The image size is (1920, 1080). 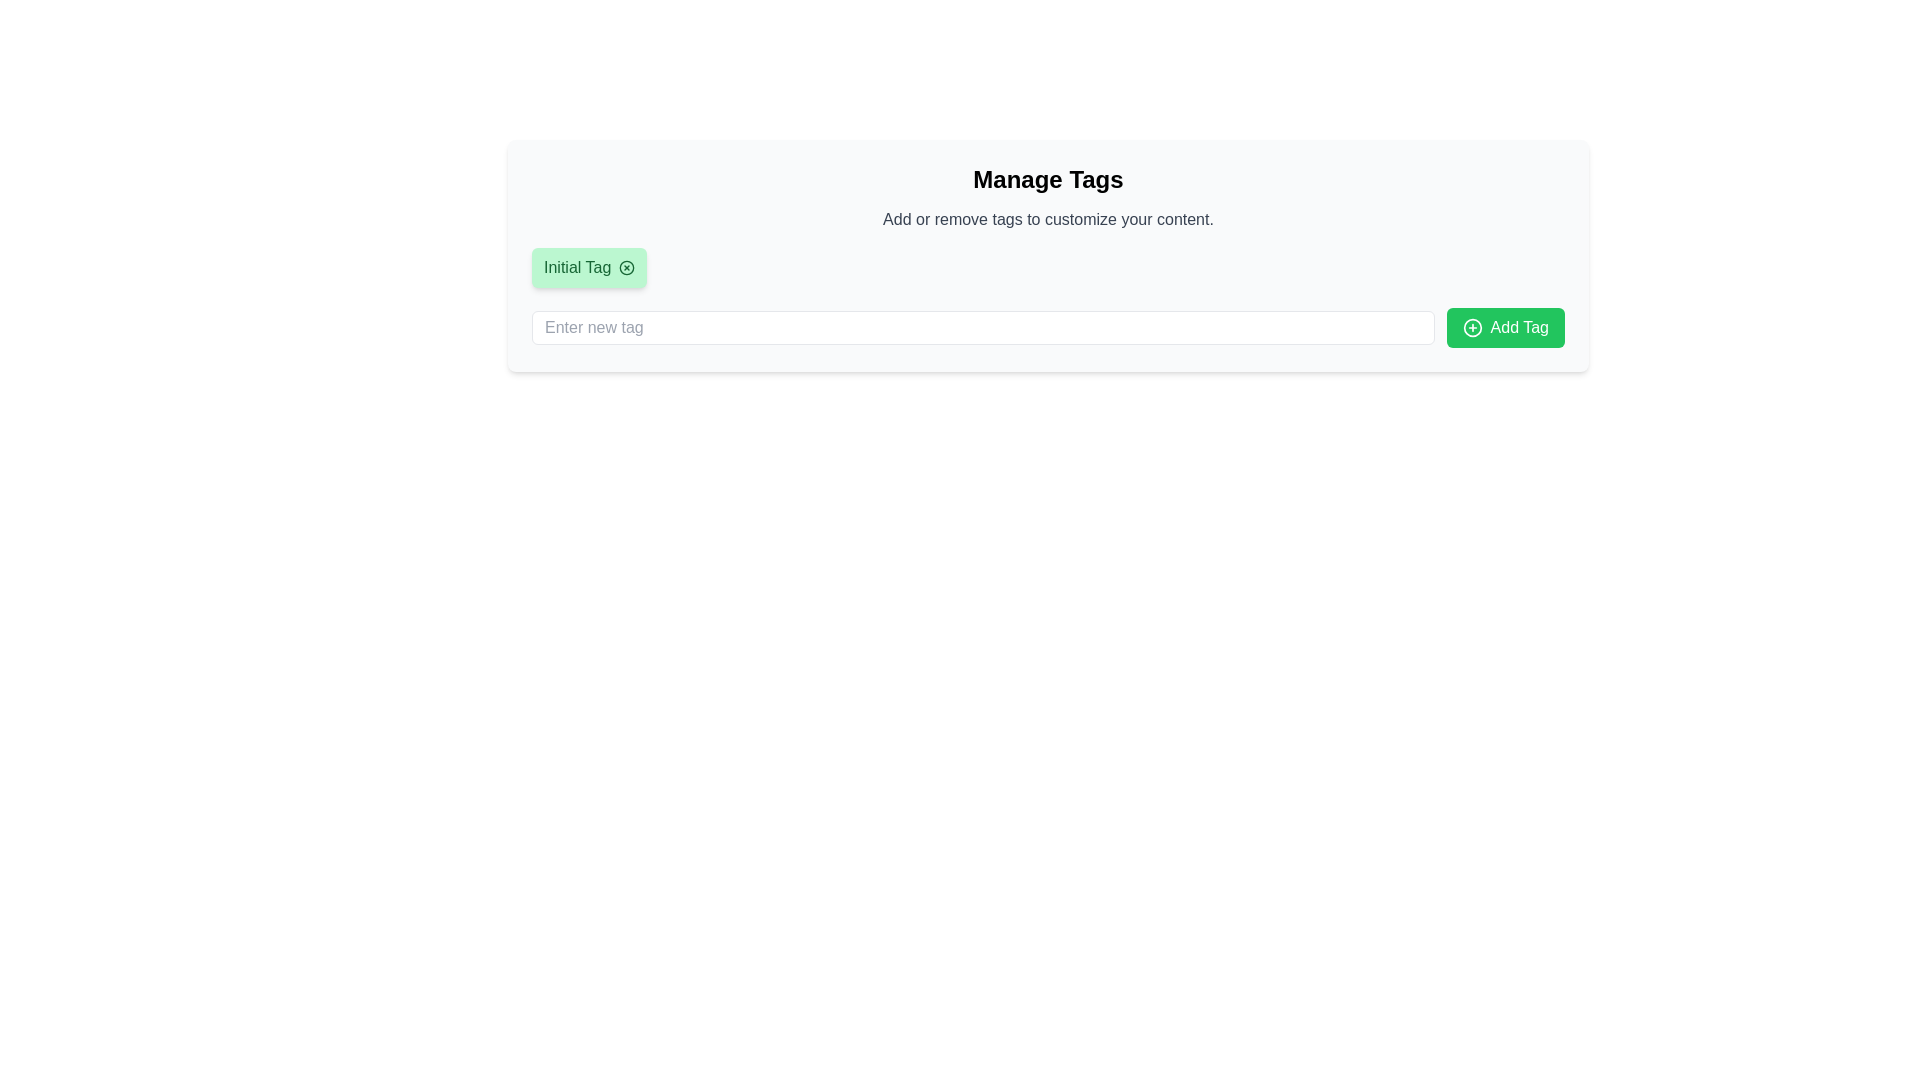 What do you see at coordinates (626, 266) in the screenshot?
I see `the close or remove icon located within the green rounded rectangle labeled 'Initial Tag'` at bounding box center [626, 266].